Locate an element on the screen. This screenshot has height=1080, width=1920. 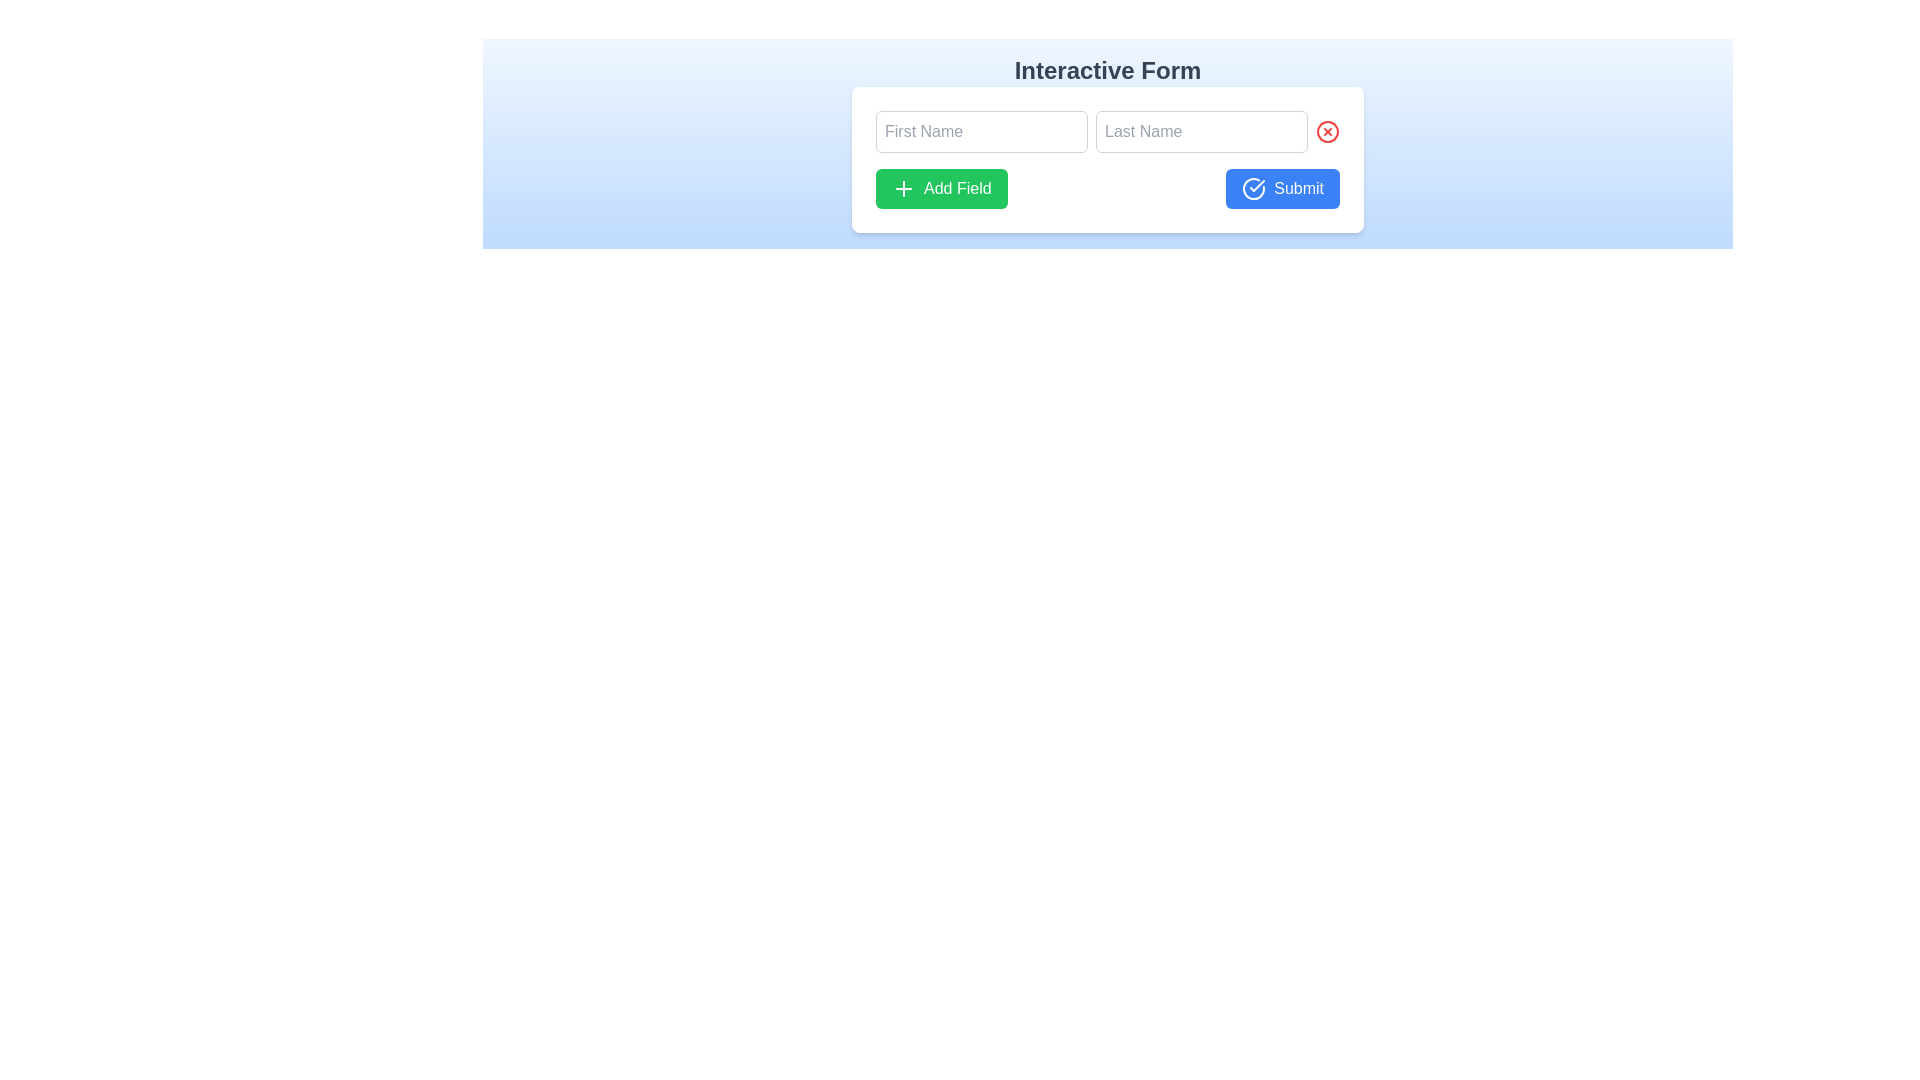
the removal or cancellation button located to the immediate right of the 'Last Name' input field is located at coordinates (1328, 131).